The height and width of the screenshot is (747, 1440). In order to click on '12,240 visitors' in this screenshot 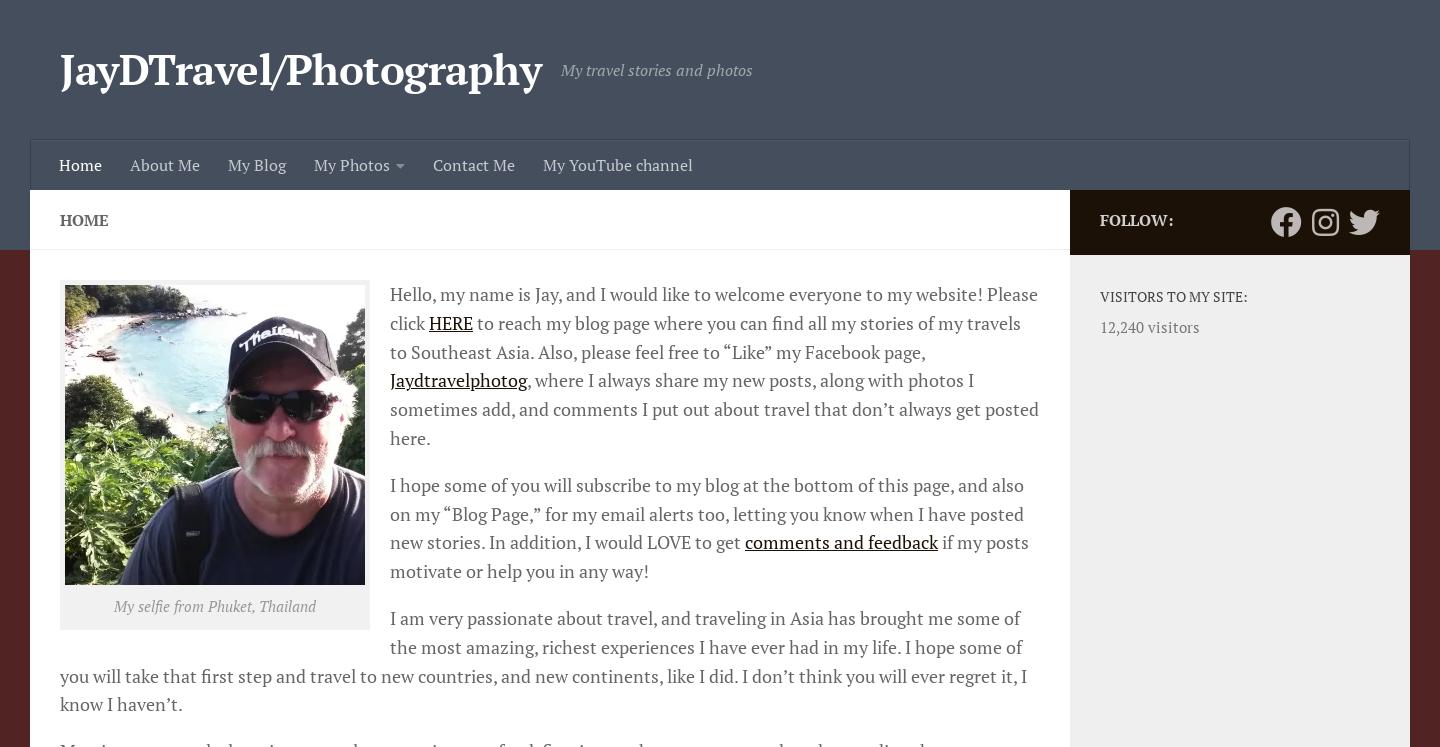, I will do `click(1099, 326)`.